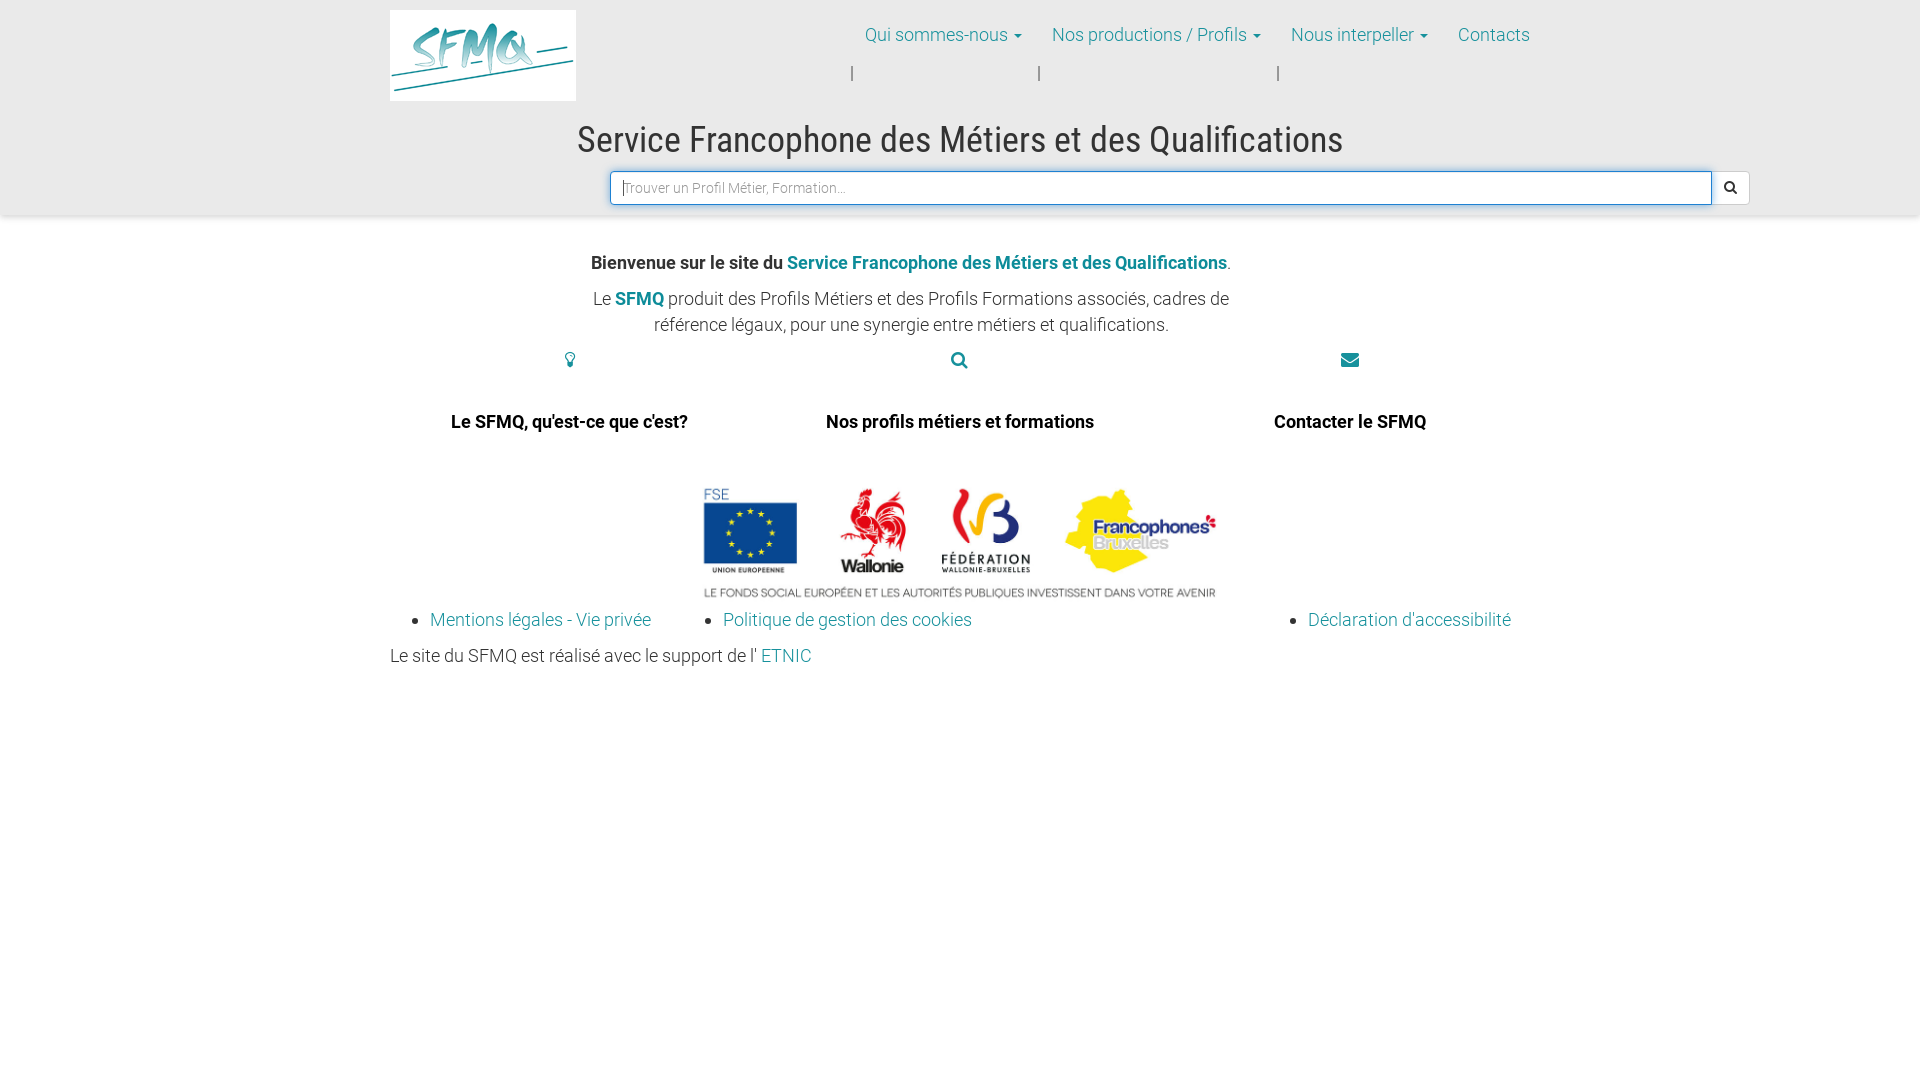  Describe the element at coordinates (785, 655) in the screenshot. I see `'ETNIC'` at that location.